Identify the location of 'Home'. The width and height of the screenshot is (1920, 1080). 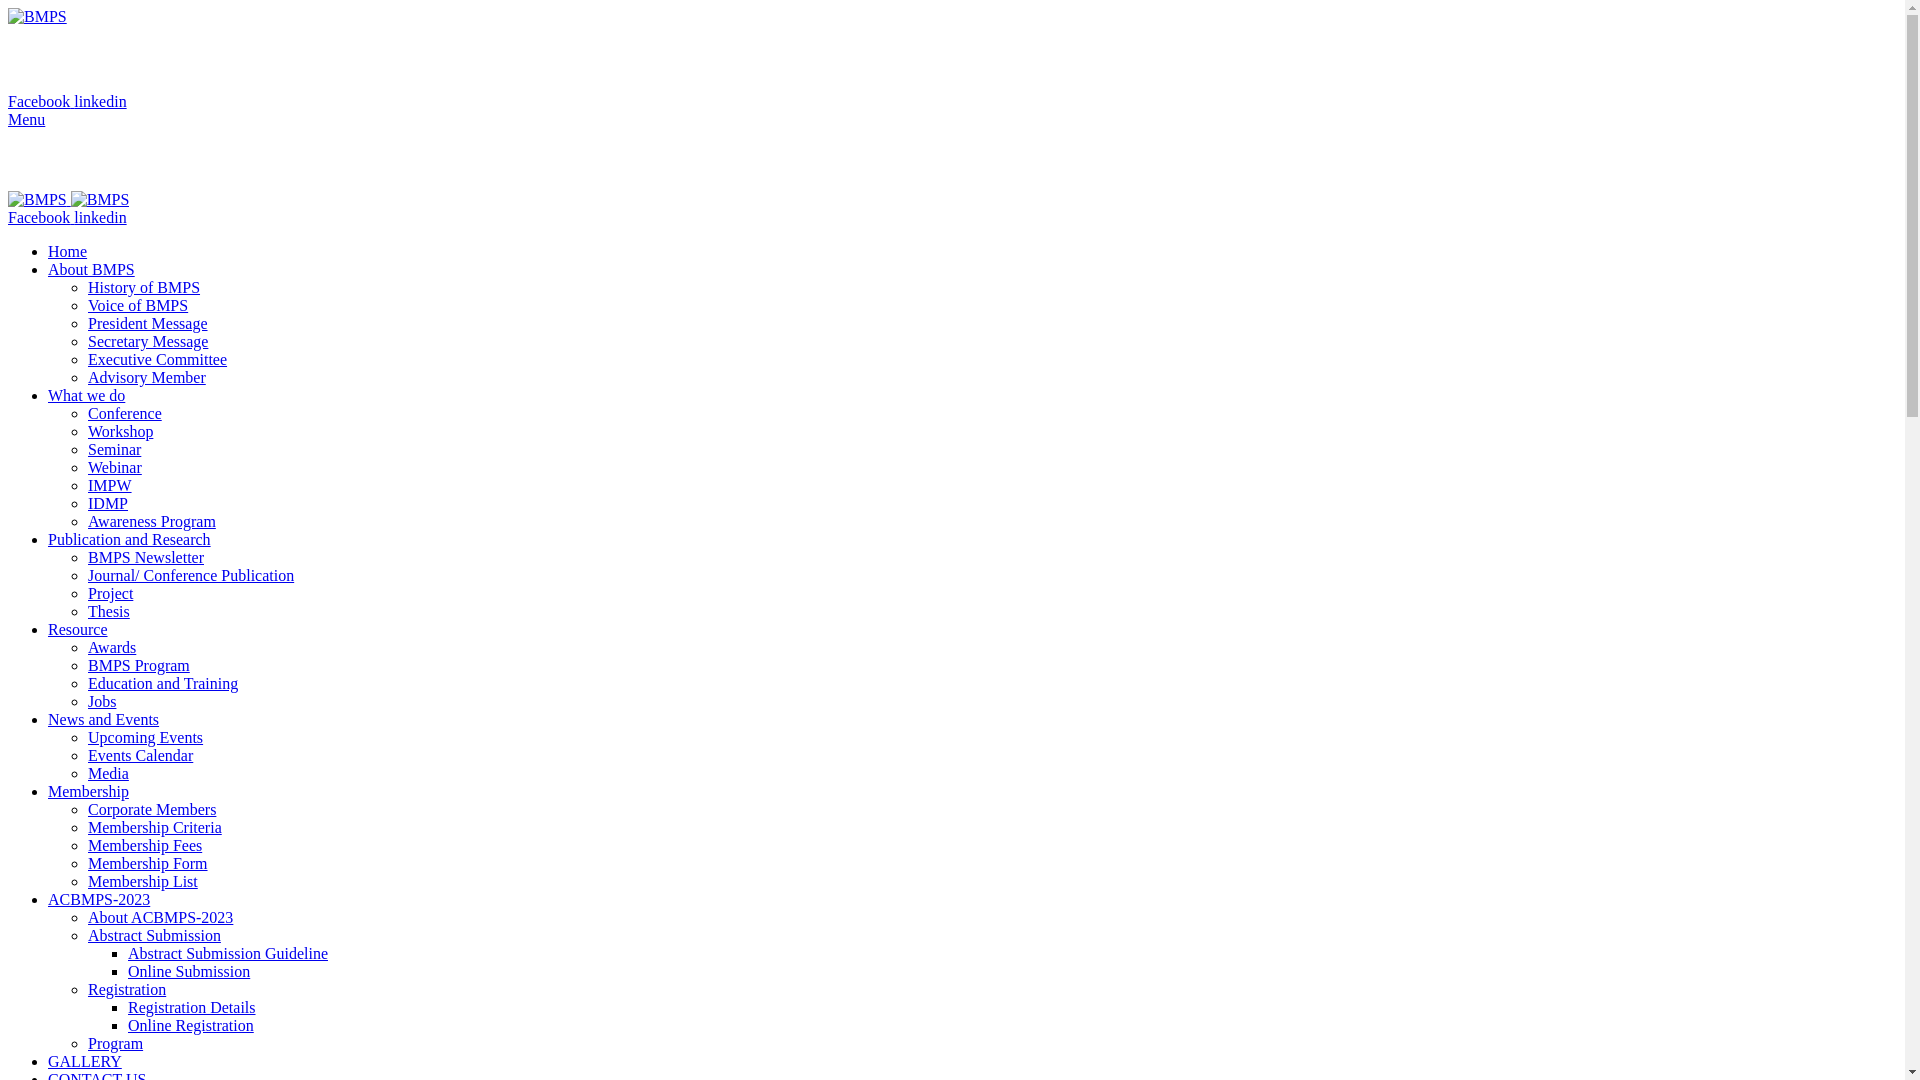
(48, 250).